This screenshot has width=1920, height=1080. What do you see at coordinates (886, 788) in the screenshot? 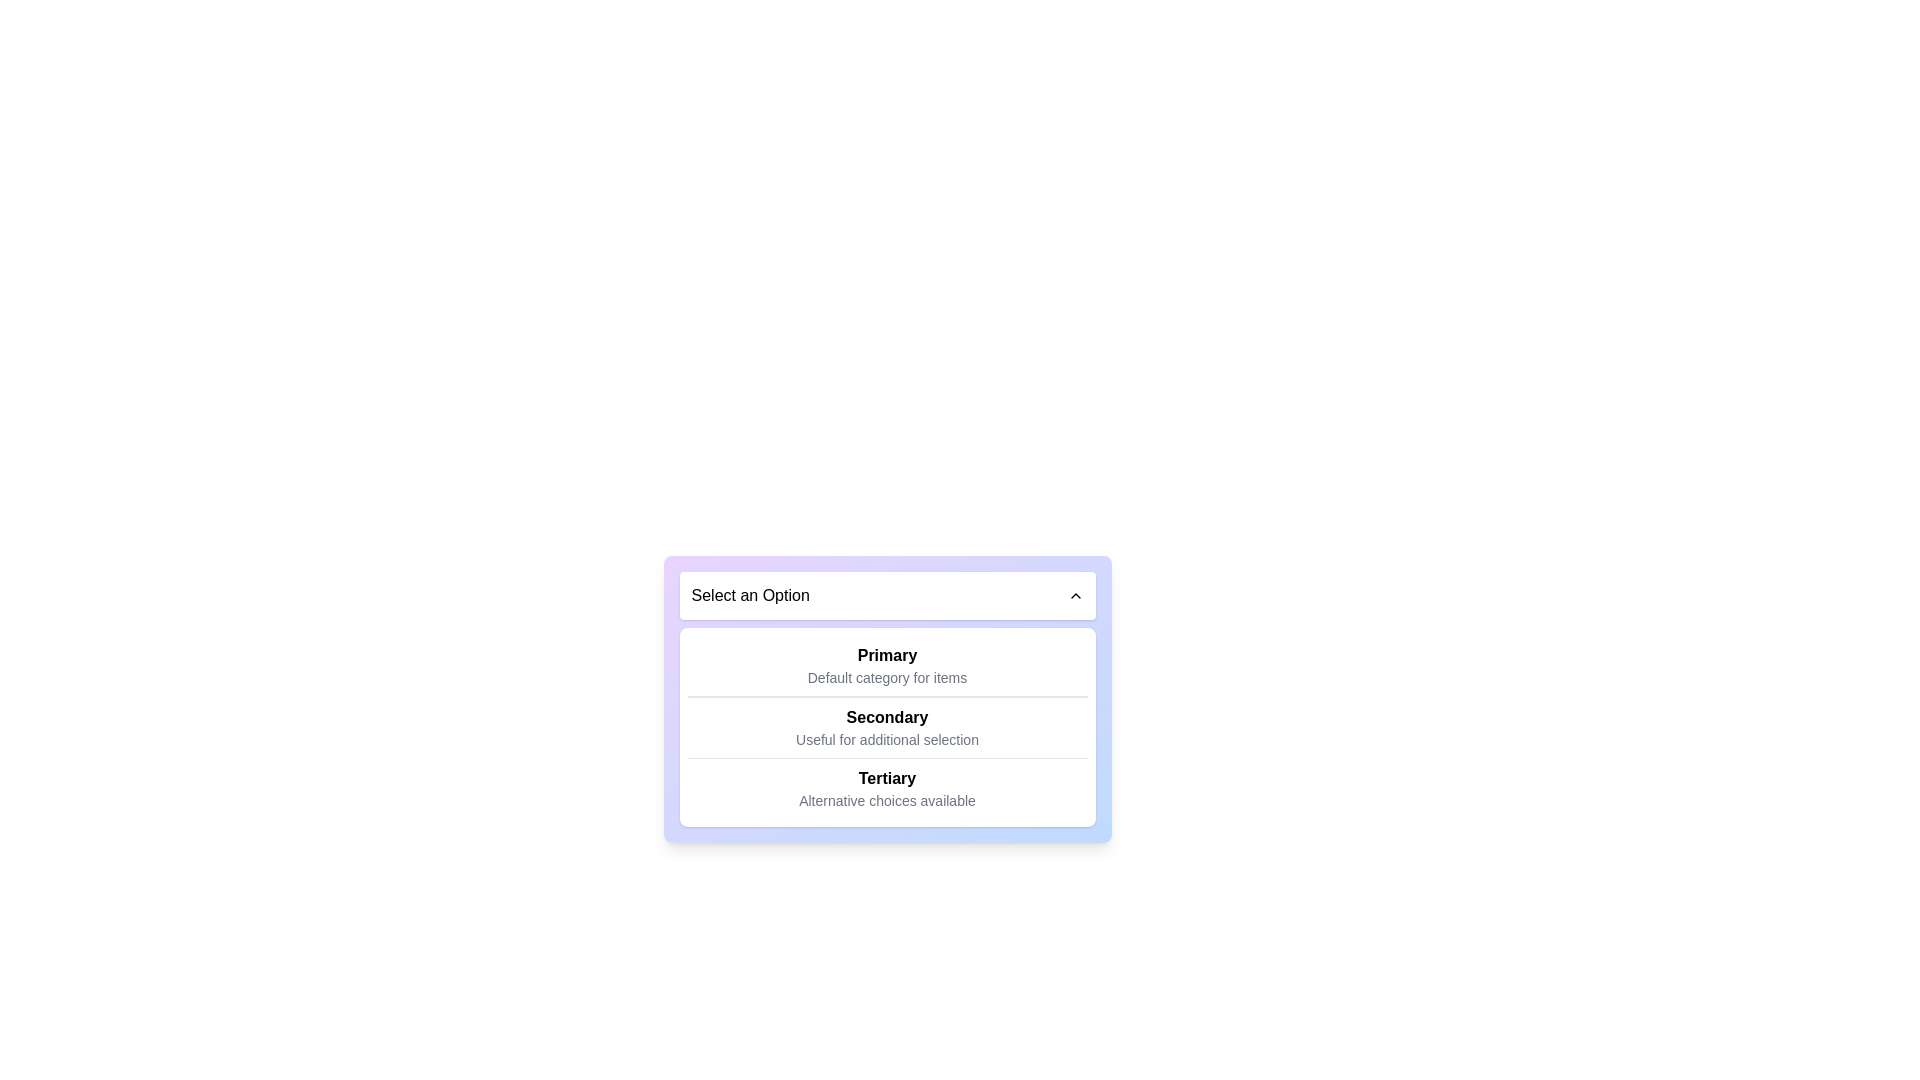
I see `the selectable list item labeled 'Tertiary' with subtext 'Alternative choices available' to provide interactive feedback` at bounding box center [886, 788].